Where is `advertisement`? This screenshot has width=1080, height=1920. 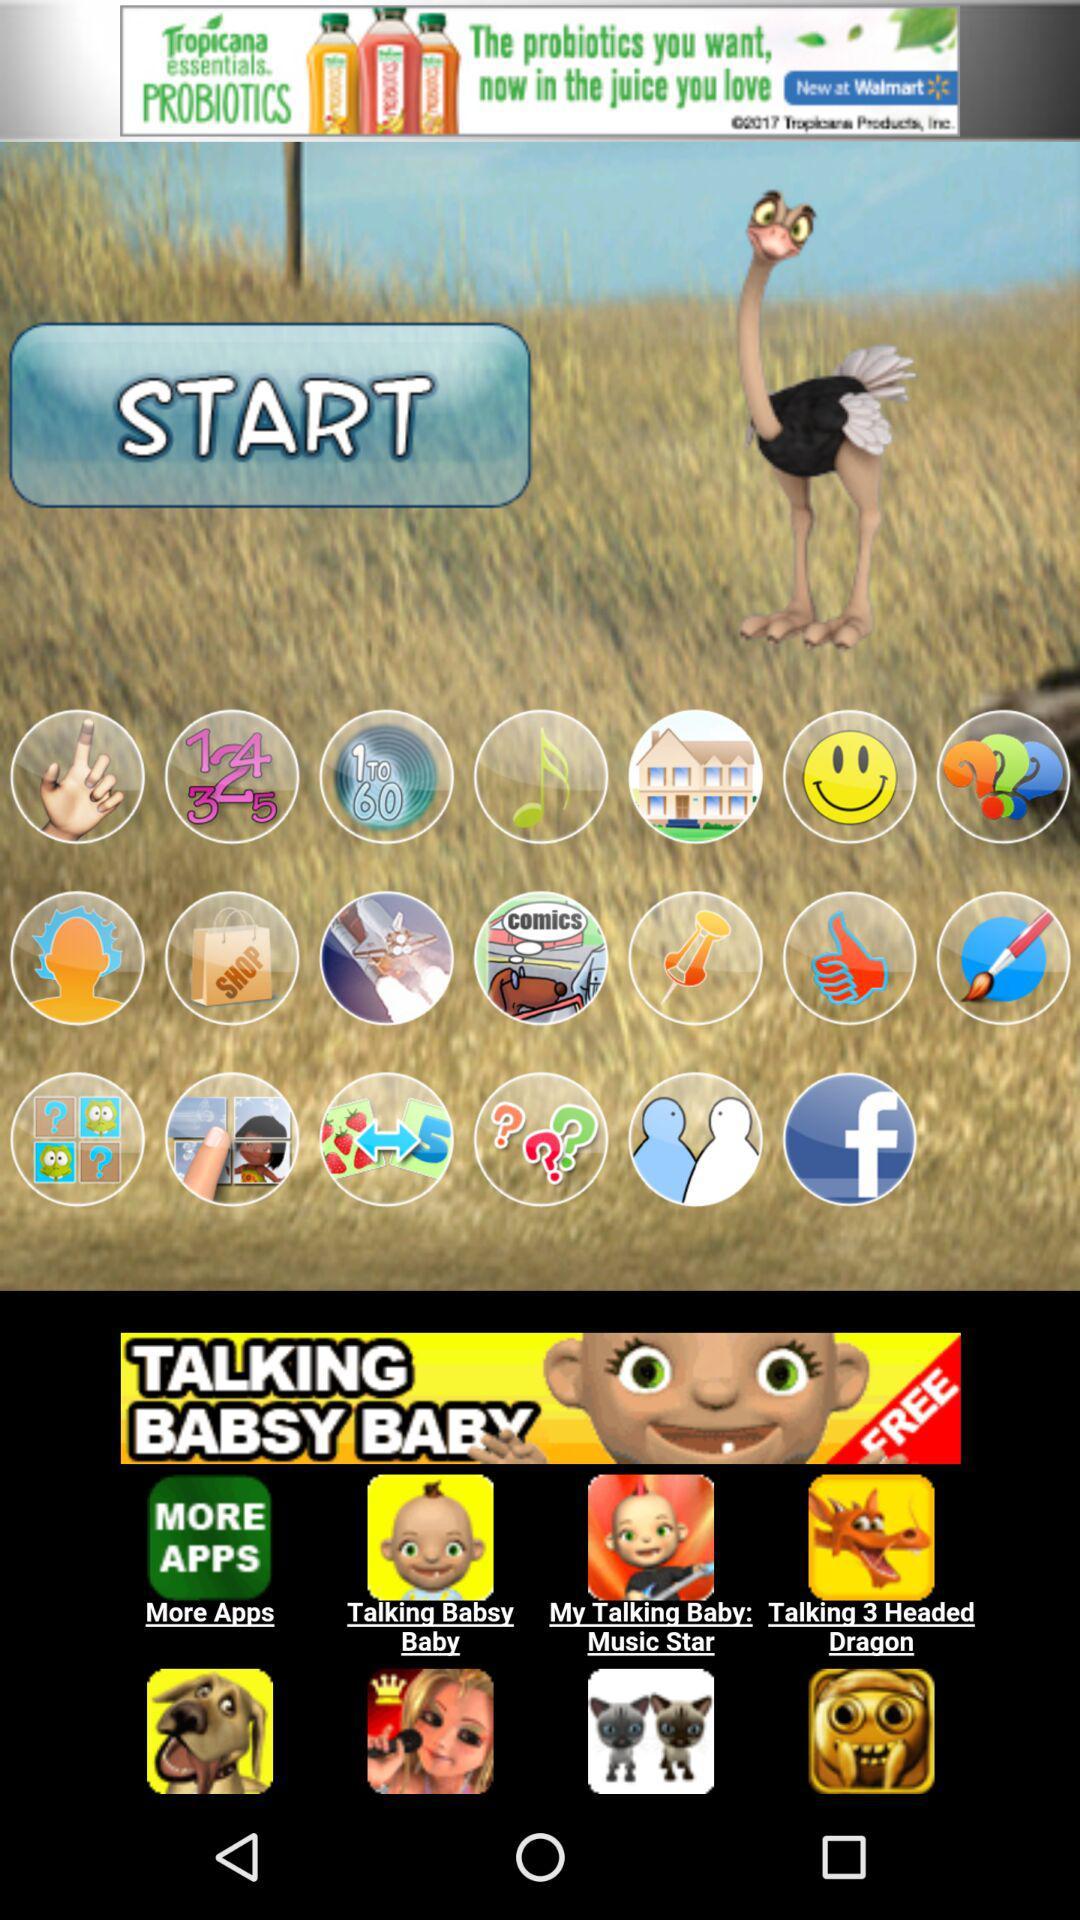
advertisement is located at coordinates (540, 1551).